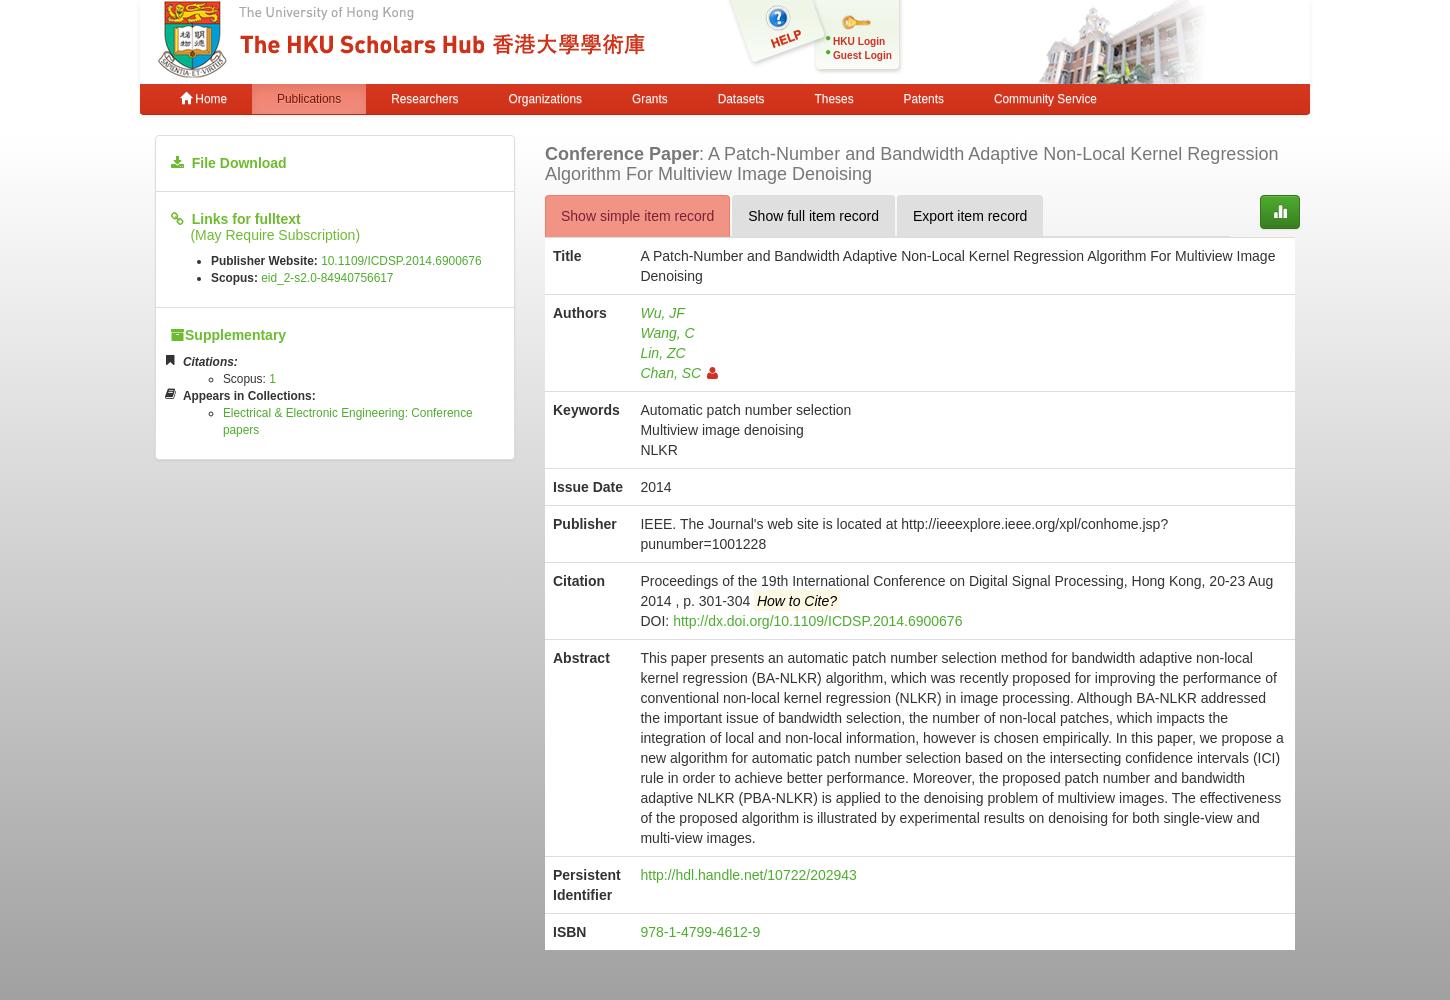 This screenshot has height=1000, width=1450. What do you see at coordinates (970, 214) in the screenshot?
I see `'Export item record'` at bounding box center [970, 214].